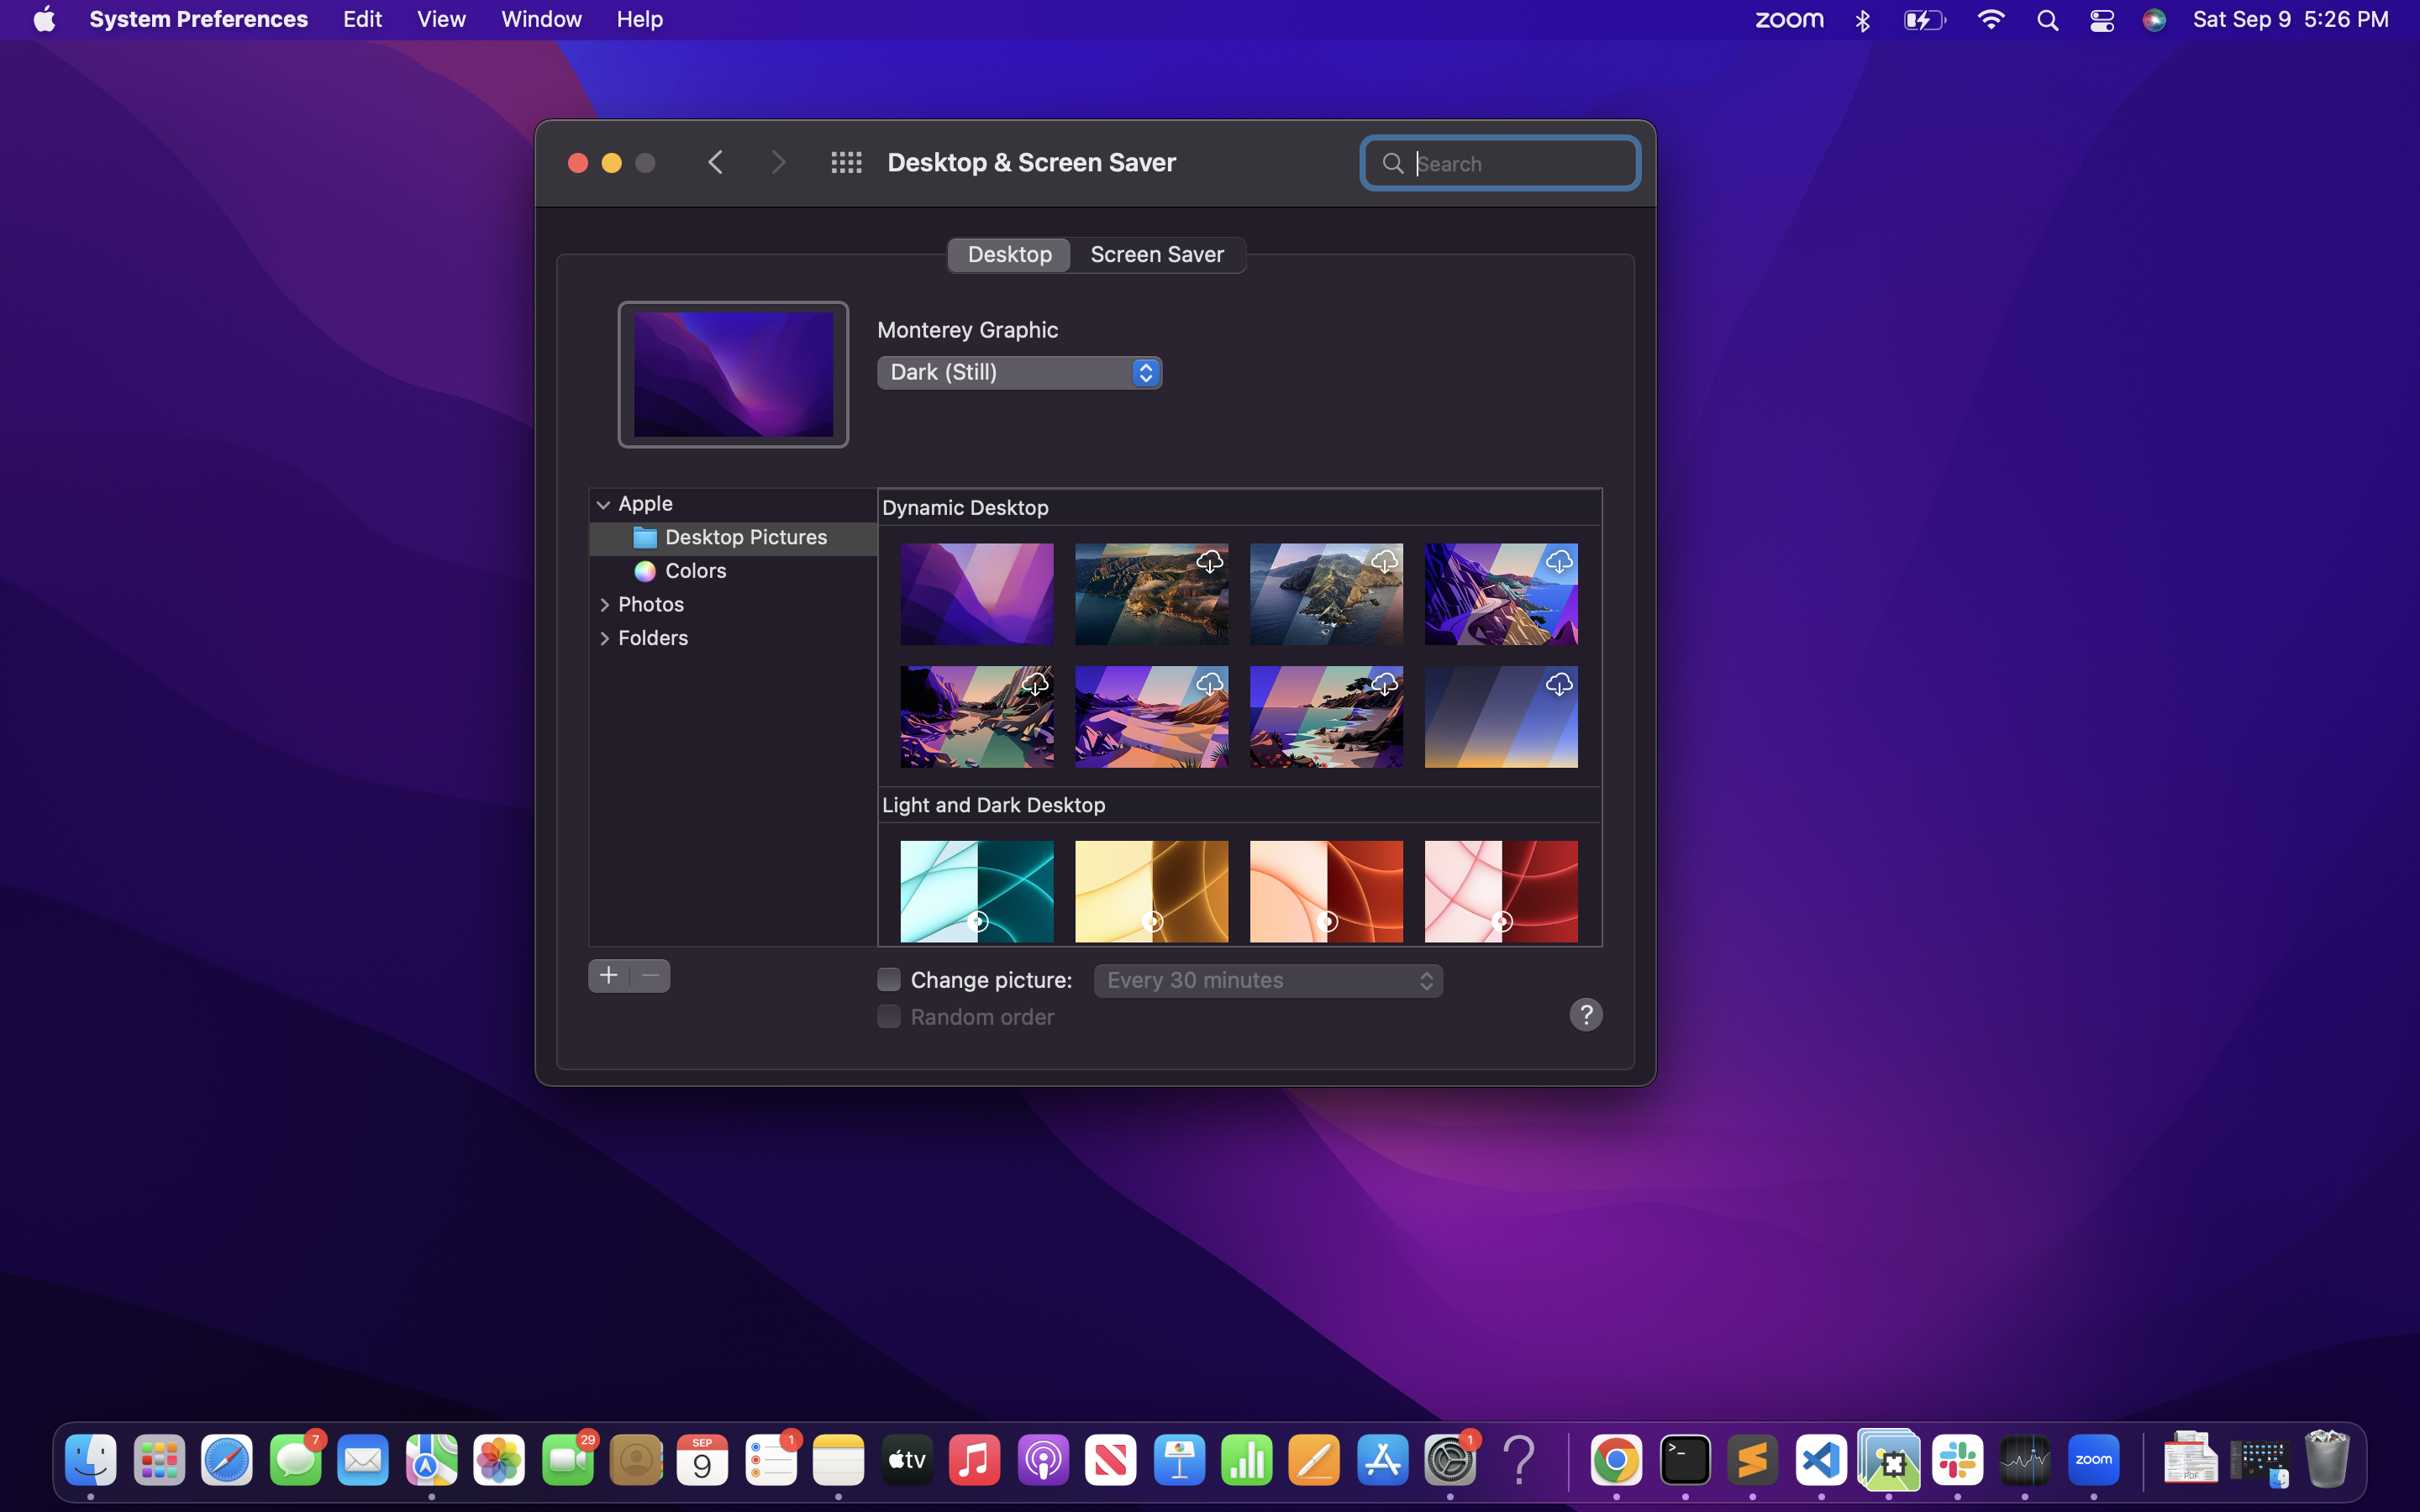 This screenshot has height=1512, width=2420. I want to click on the search bar, so click(1500, 160).